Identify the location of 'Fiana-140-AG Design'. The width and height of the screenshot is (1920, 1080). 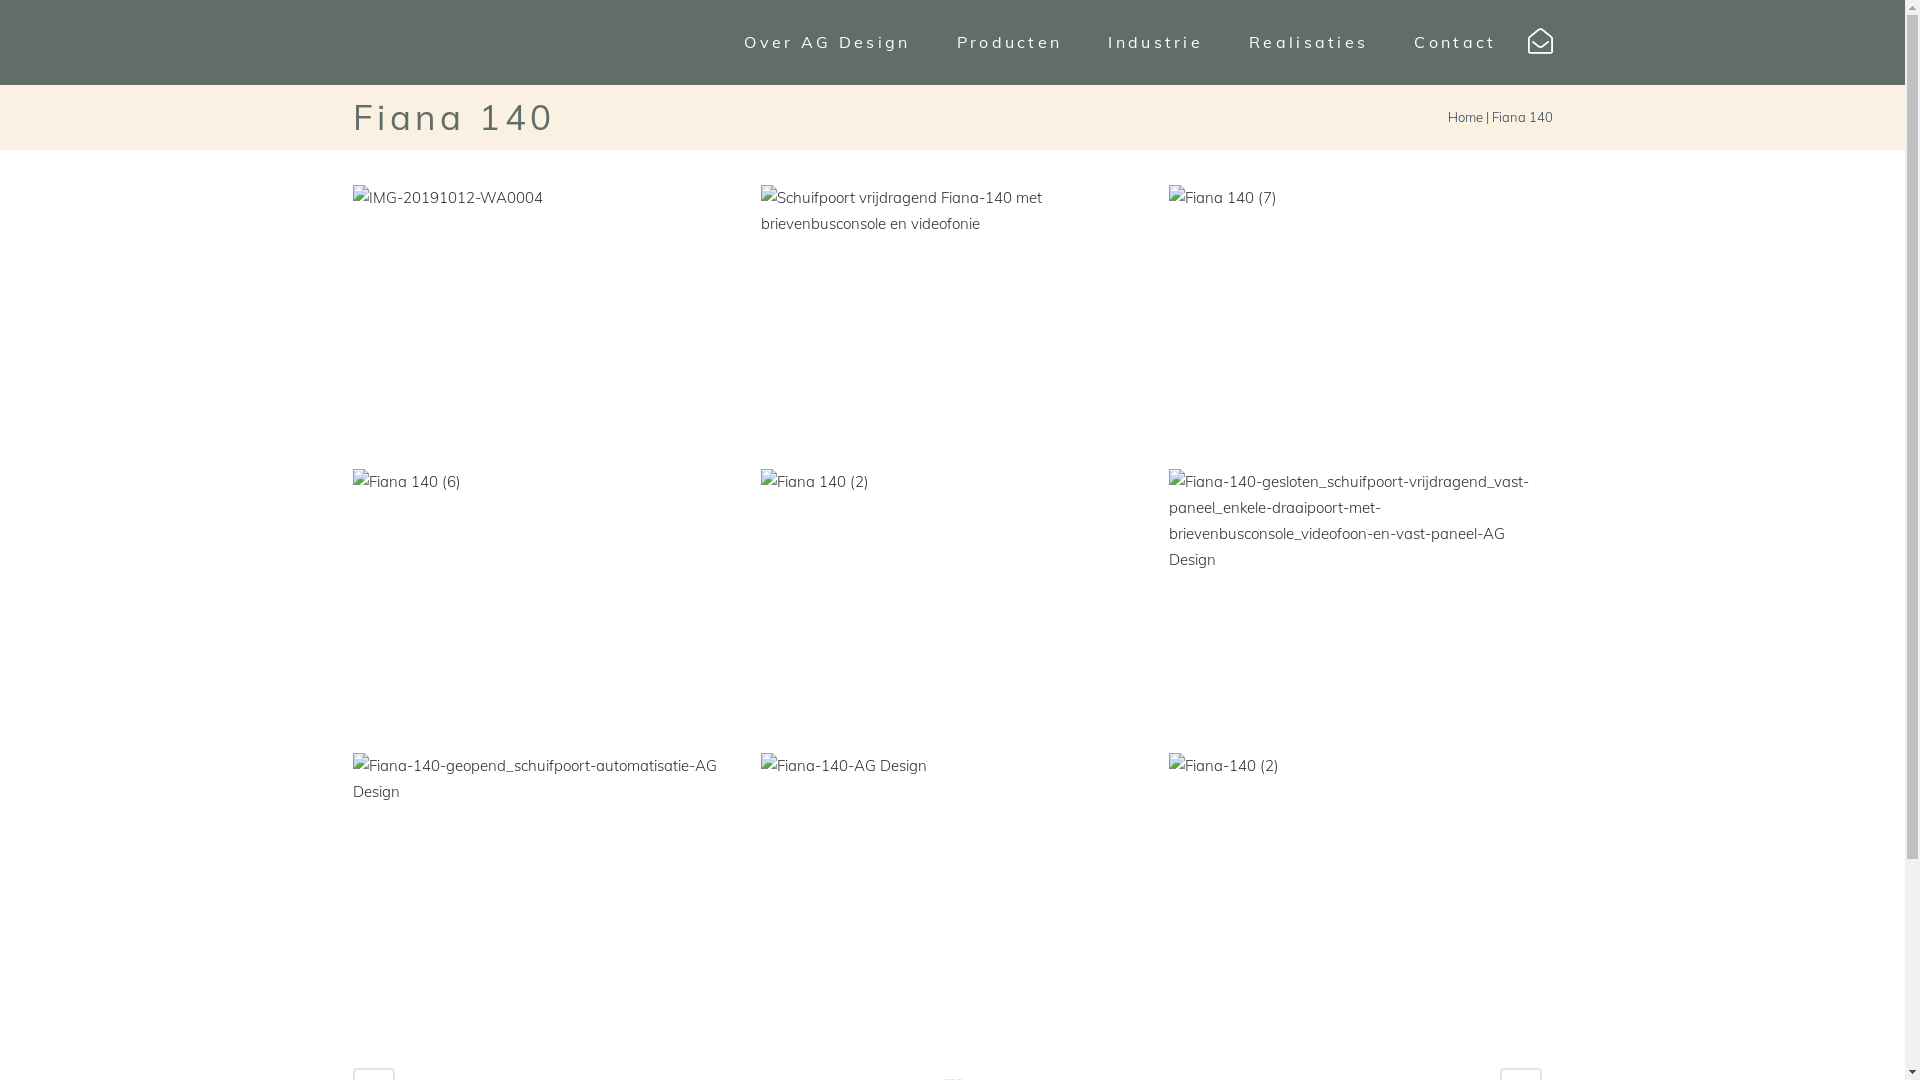
(952, 882).